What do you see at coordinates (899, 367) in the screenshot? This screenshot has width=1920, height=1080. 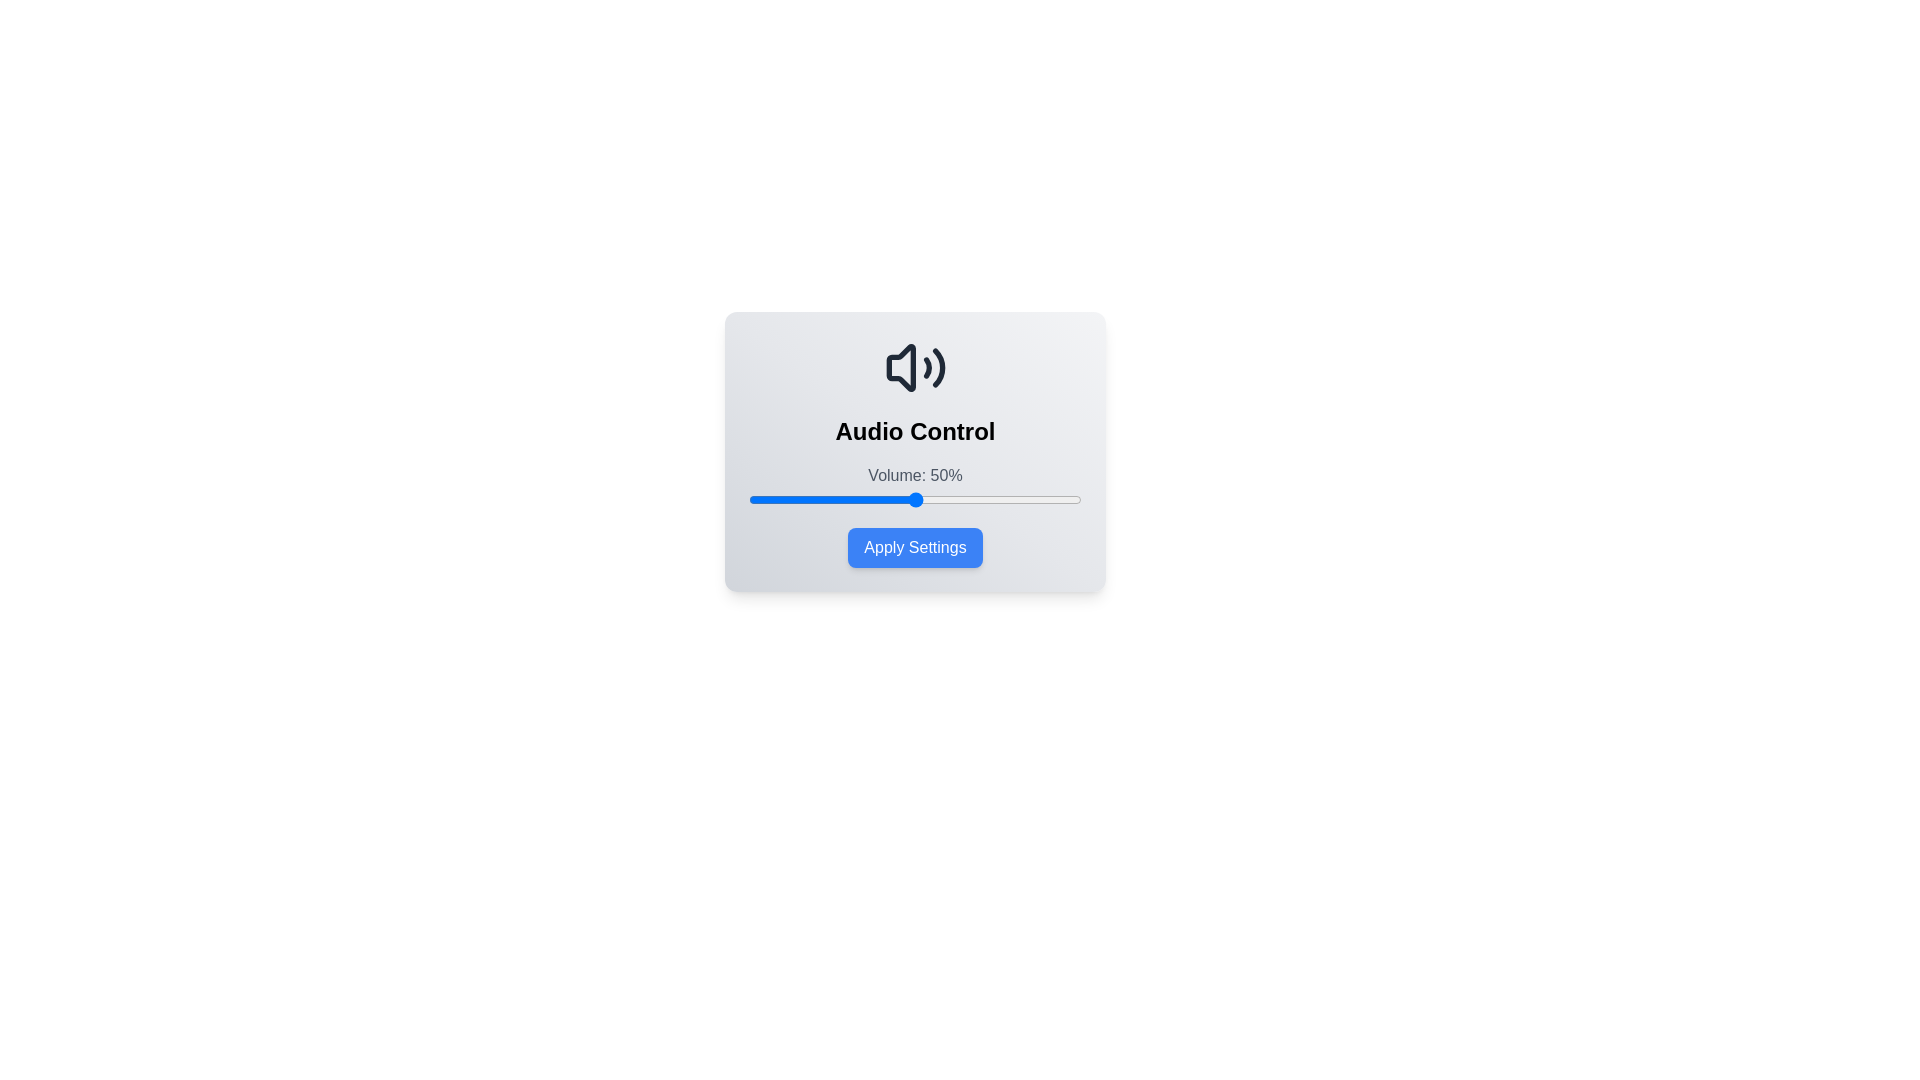 I see `the leftmost graphic component of the speaker icon, representing the body of the speaker, located at the top section of the interface` at bounding box center [899, 367].